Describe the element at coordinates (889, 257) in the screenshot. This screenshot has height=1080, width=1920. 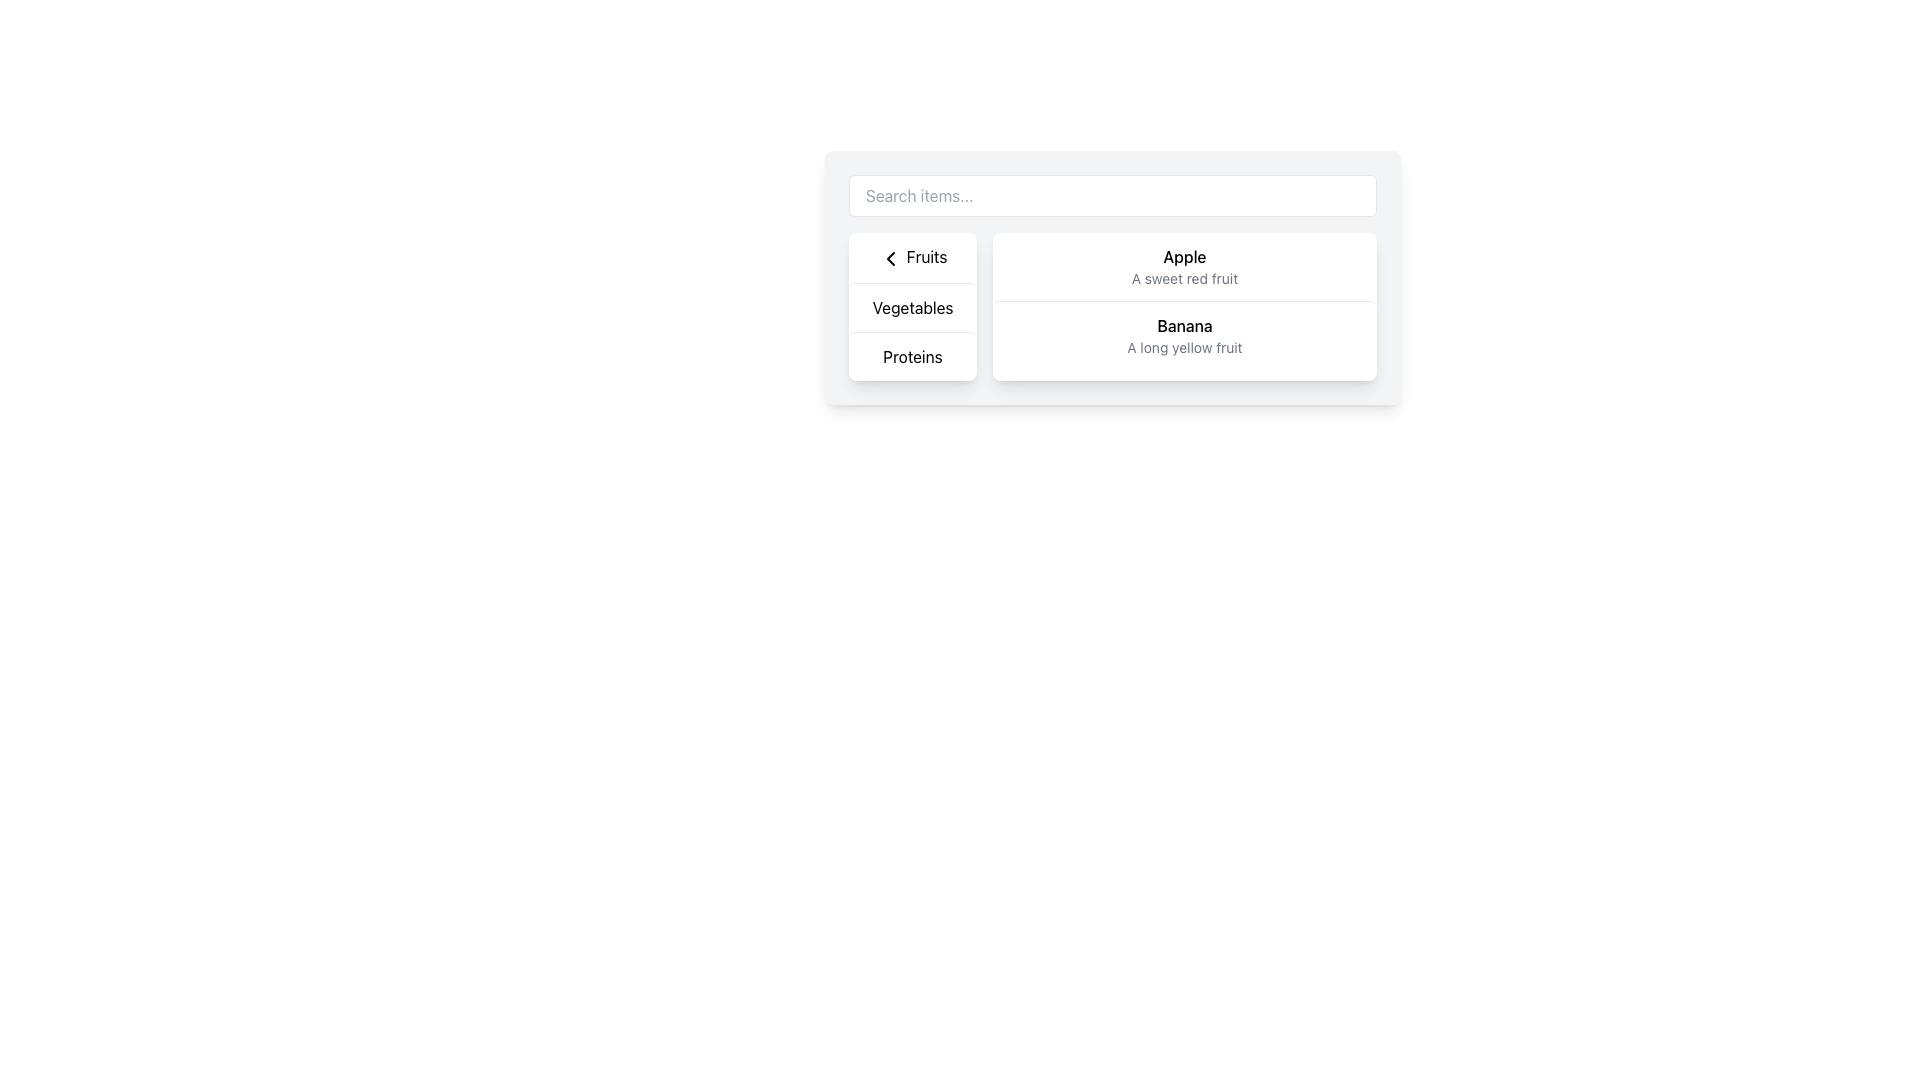
I see `the left chevron icon, which serves as a navigational control adjacent to the 'Fruits' label in the vertical list of categories` at that location.